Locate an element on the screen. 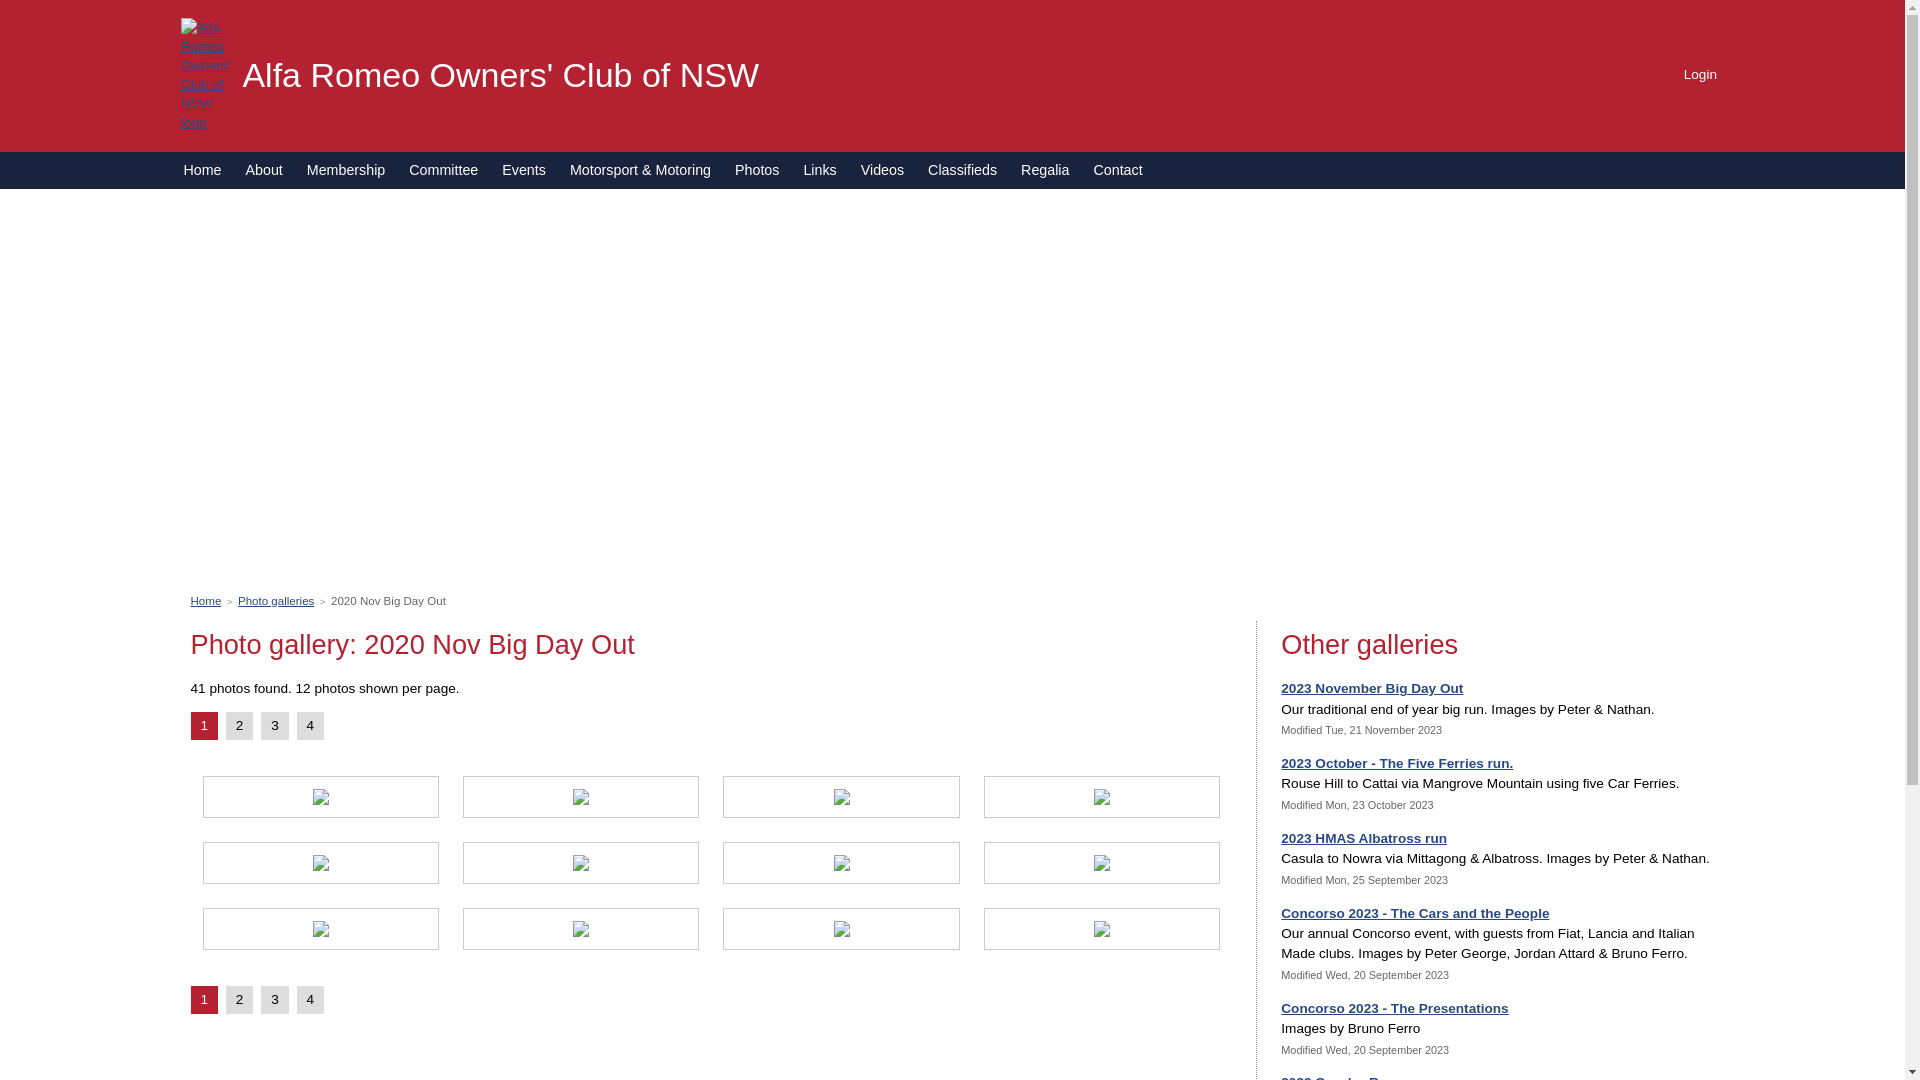 Image resolution: width=1920 pixels, height=1080 pixels. 'Home page' is located at coordinates (205, 73).